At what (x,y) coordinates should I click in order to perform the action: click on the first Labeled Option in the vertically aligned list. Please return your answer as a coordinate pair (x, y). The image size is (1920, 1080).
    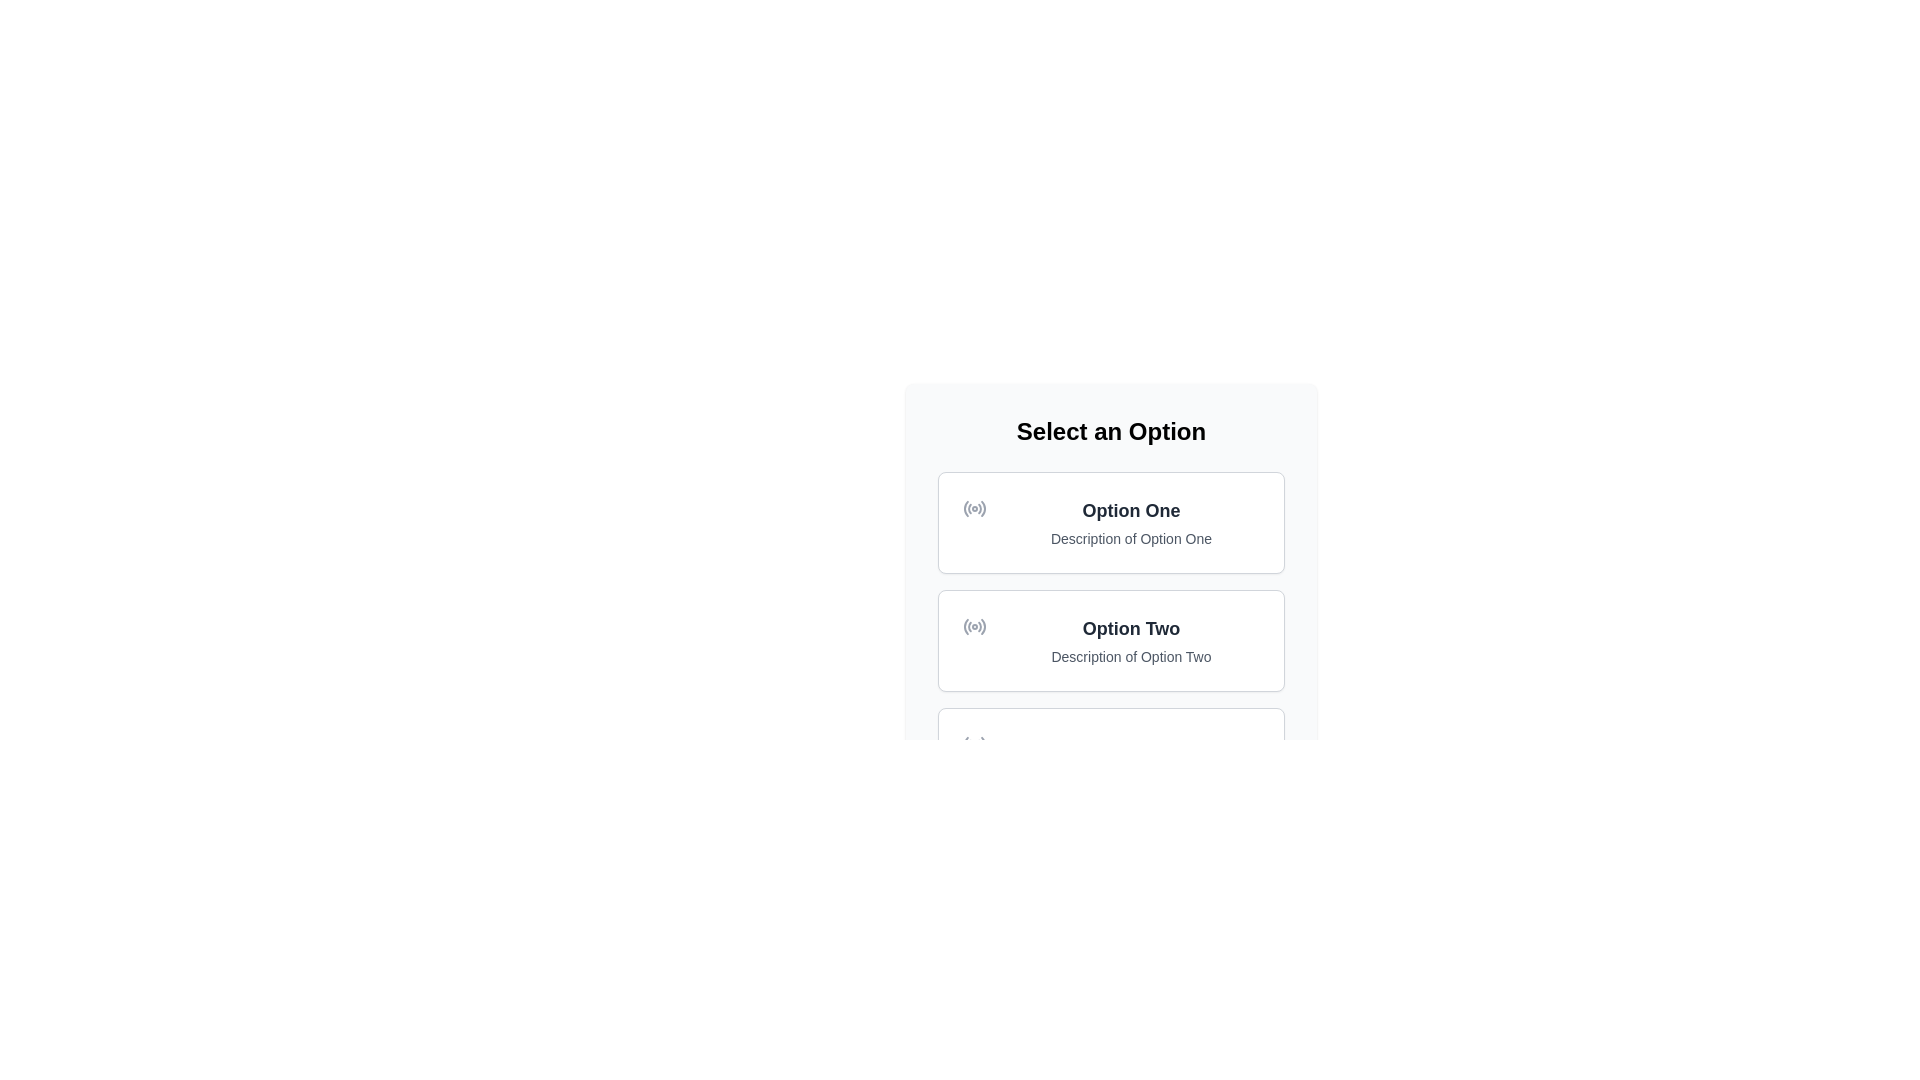
    Looking at the image, I should click on (1131, 522).